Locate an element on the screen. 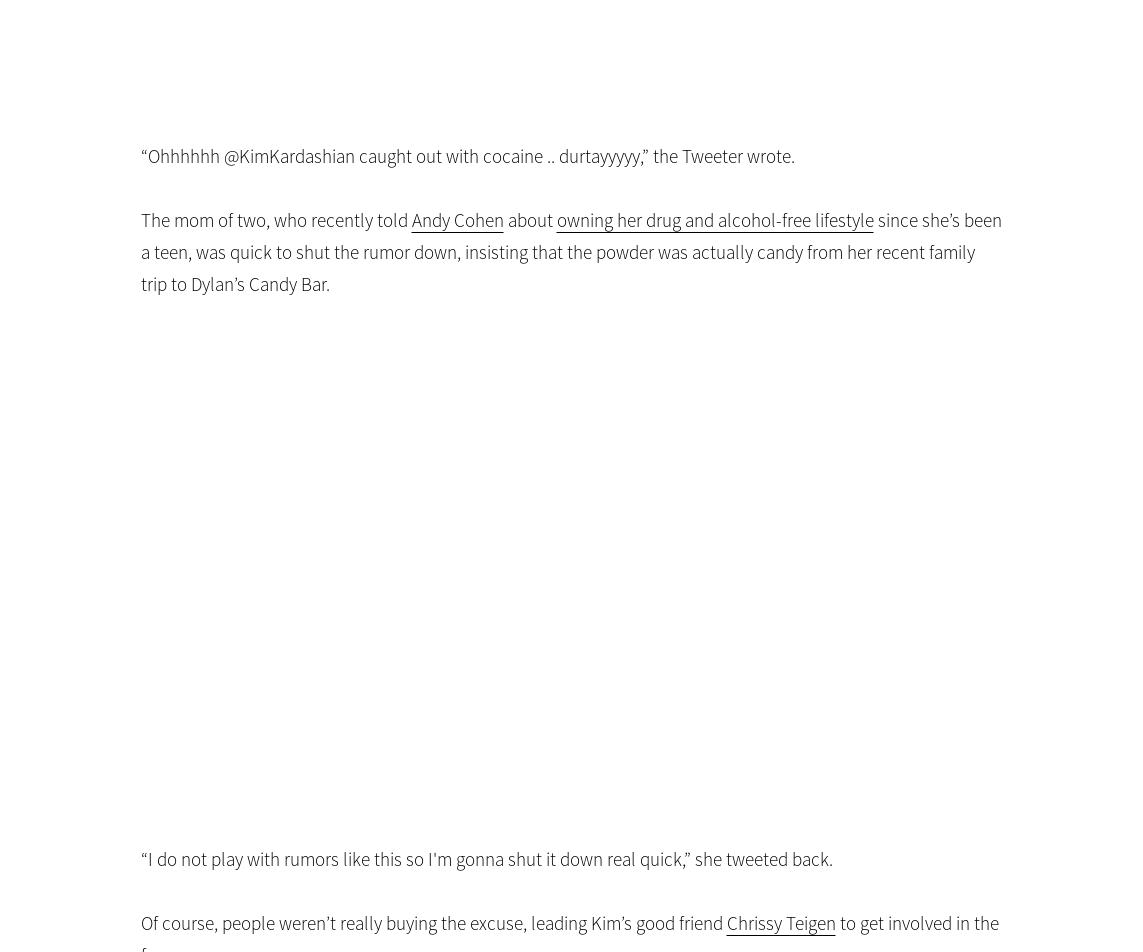  'about' is located at coordinates (529, 220).